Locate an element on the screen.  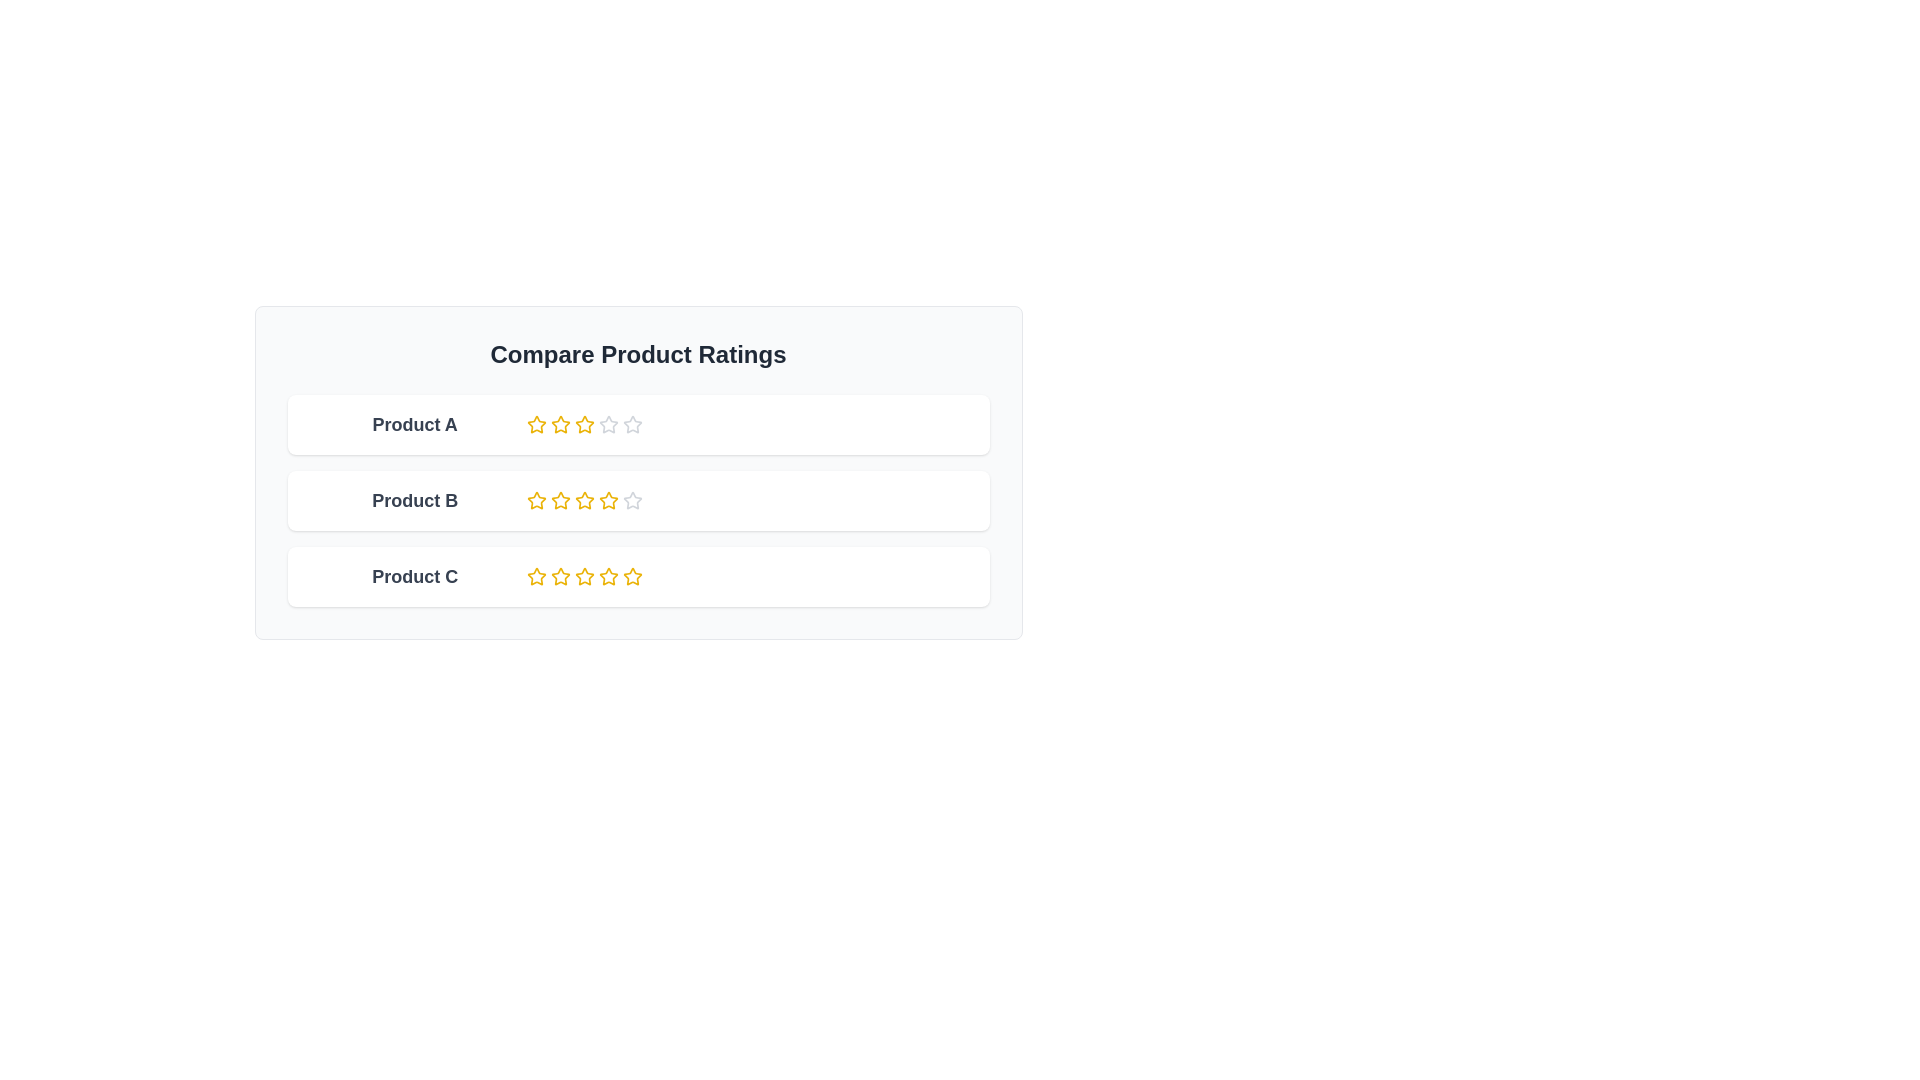
the third star in the 5-star rating system for 'Product B' is located at coordinates (607, 499).